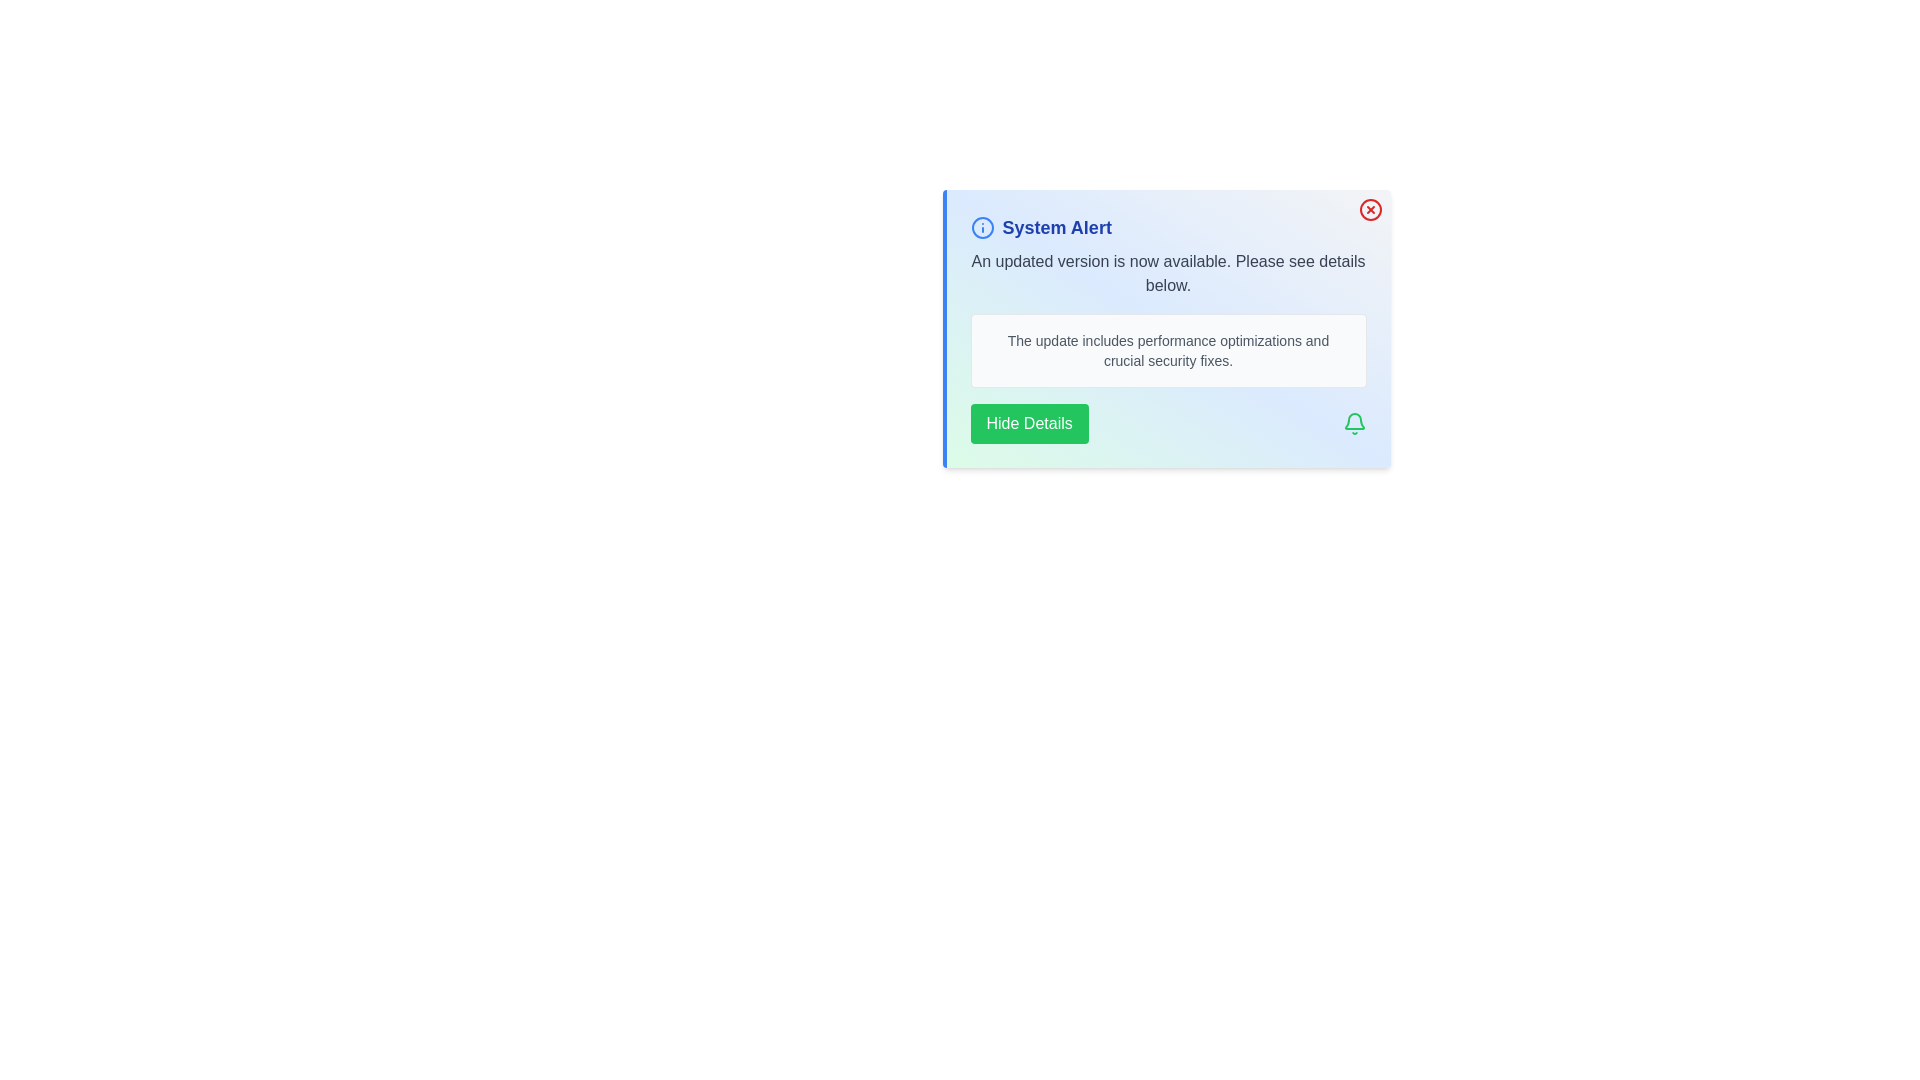 This screenshot has height=1080, width=1920. Describe the element at coordinates (1354, 423) in the screenshot. I see `the notification icon to inspect it` at that location.